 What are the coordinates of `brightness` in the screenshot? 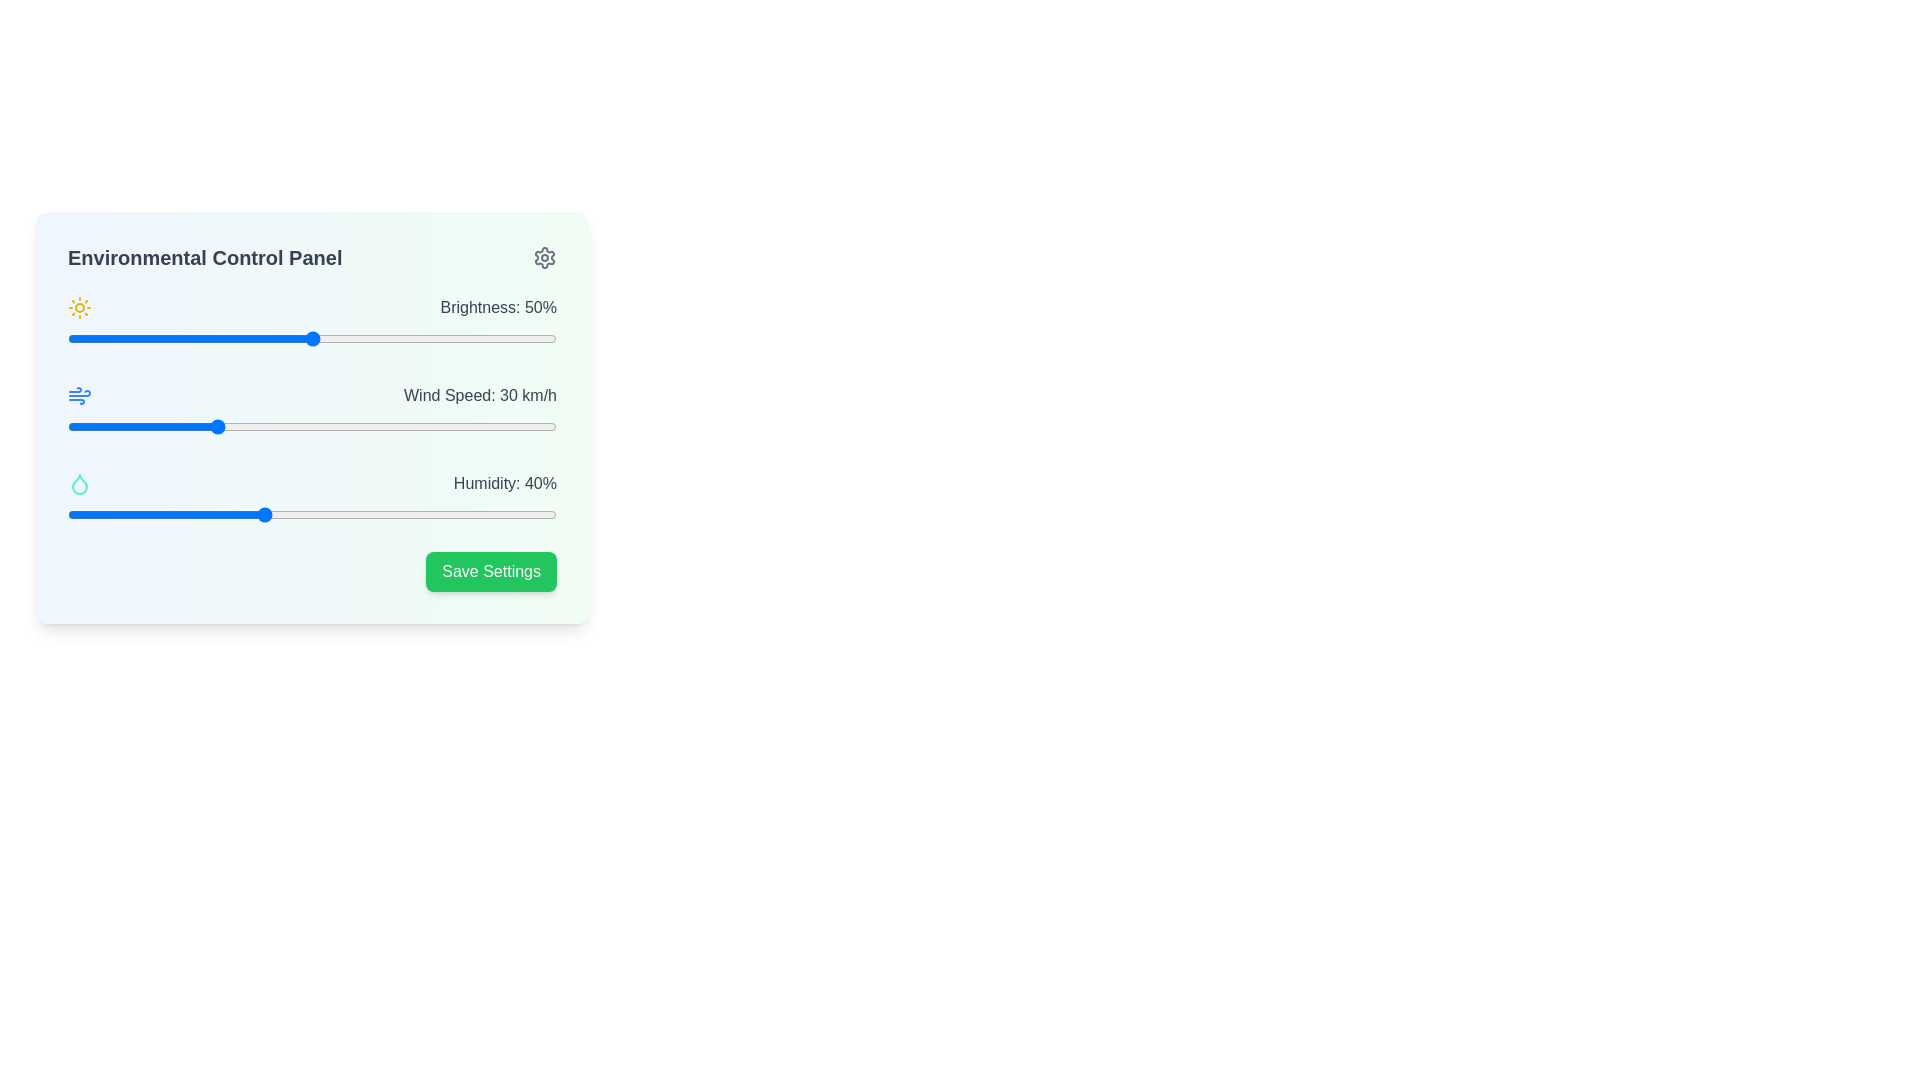 It's located at (267, 338).